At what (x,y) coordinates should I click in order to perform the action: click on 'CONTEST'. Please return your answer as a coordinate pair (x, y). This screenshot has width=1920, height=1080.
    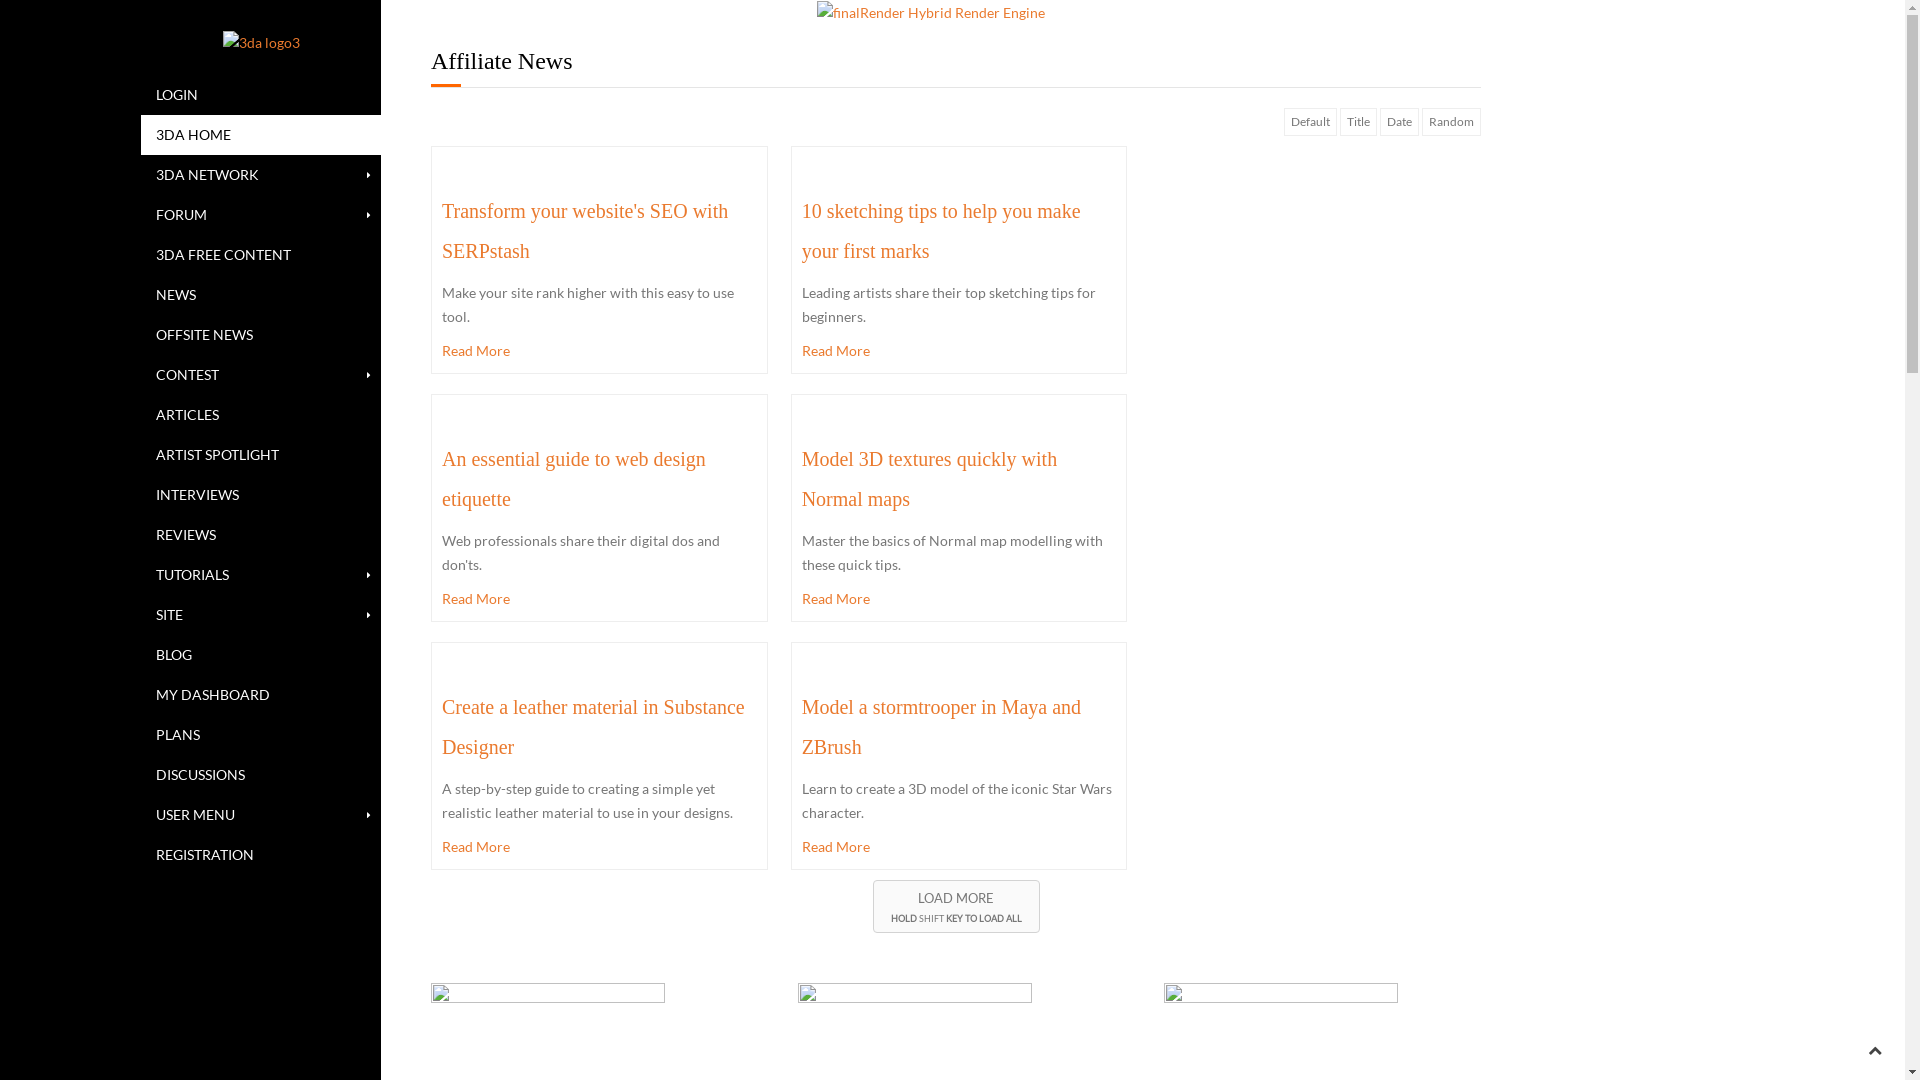
    Looking at the image, I should click on (259, 374).